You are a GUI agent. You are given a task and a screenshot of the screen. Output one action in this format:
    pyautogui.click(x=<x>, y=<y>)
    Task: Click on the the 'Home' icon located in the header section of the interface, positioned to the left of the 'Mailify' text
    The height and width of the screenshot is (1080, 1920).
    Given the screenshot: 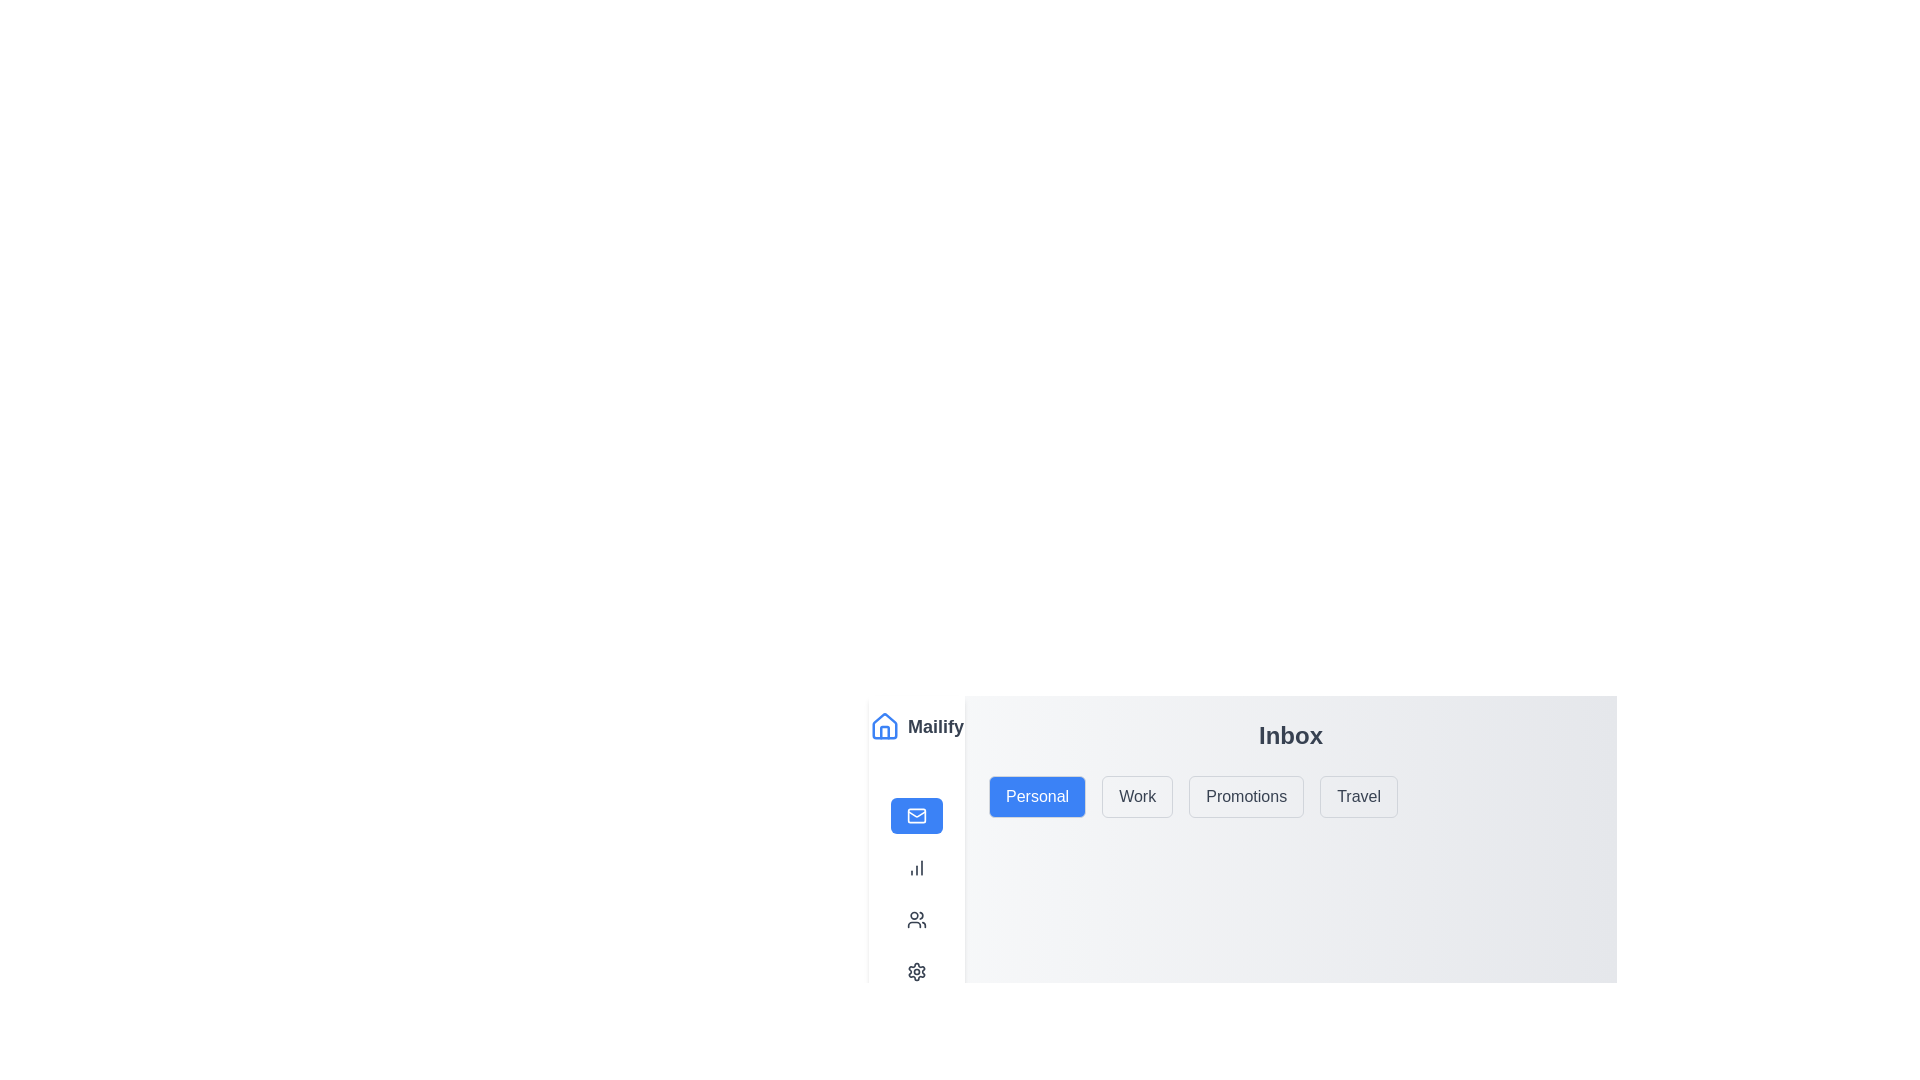 What is the action you would take?
    pyautogui.click(x=883, y=726)
    